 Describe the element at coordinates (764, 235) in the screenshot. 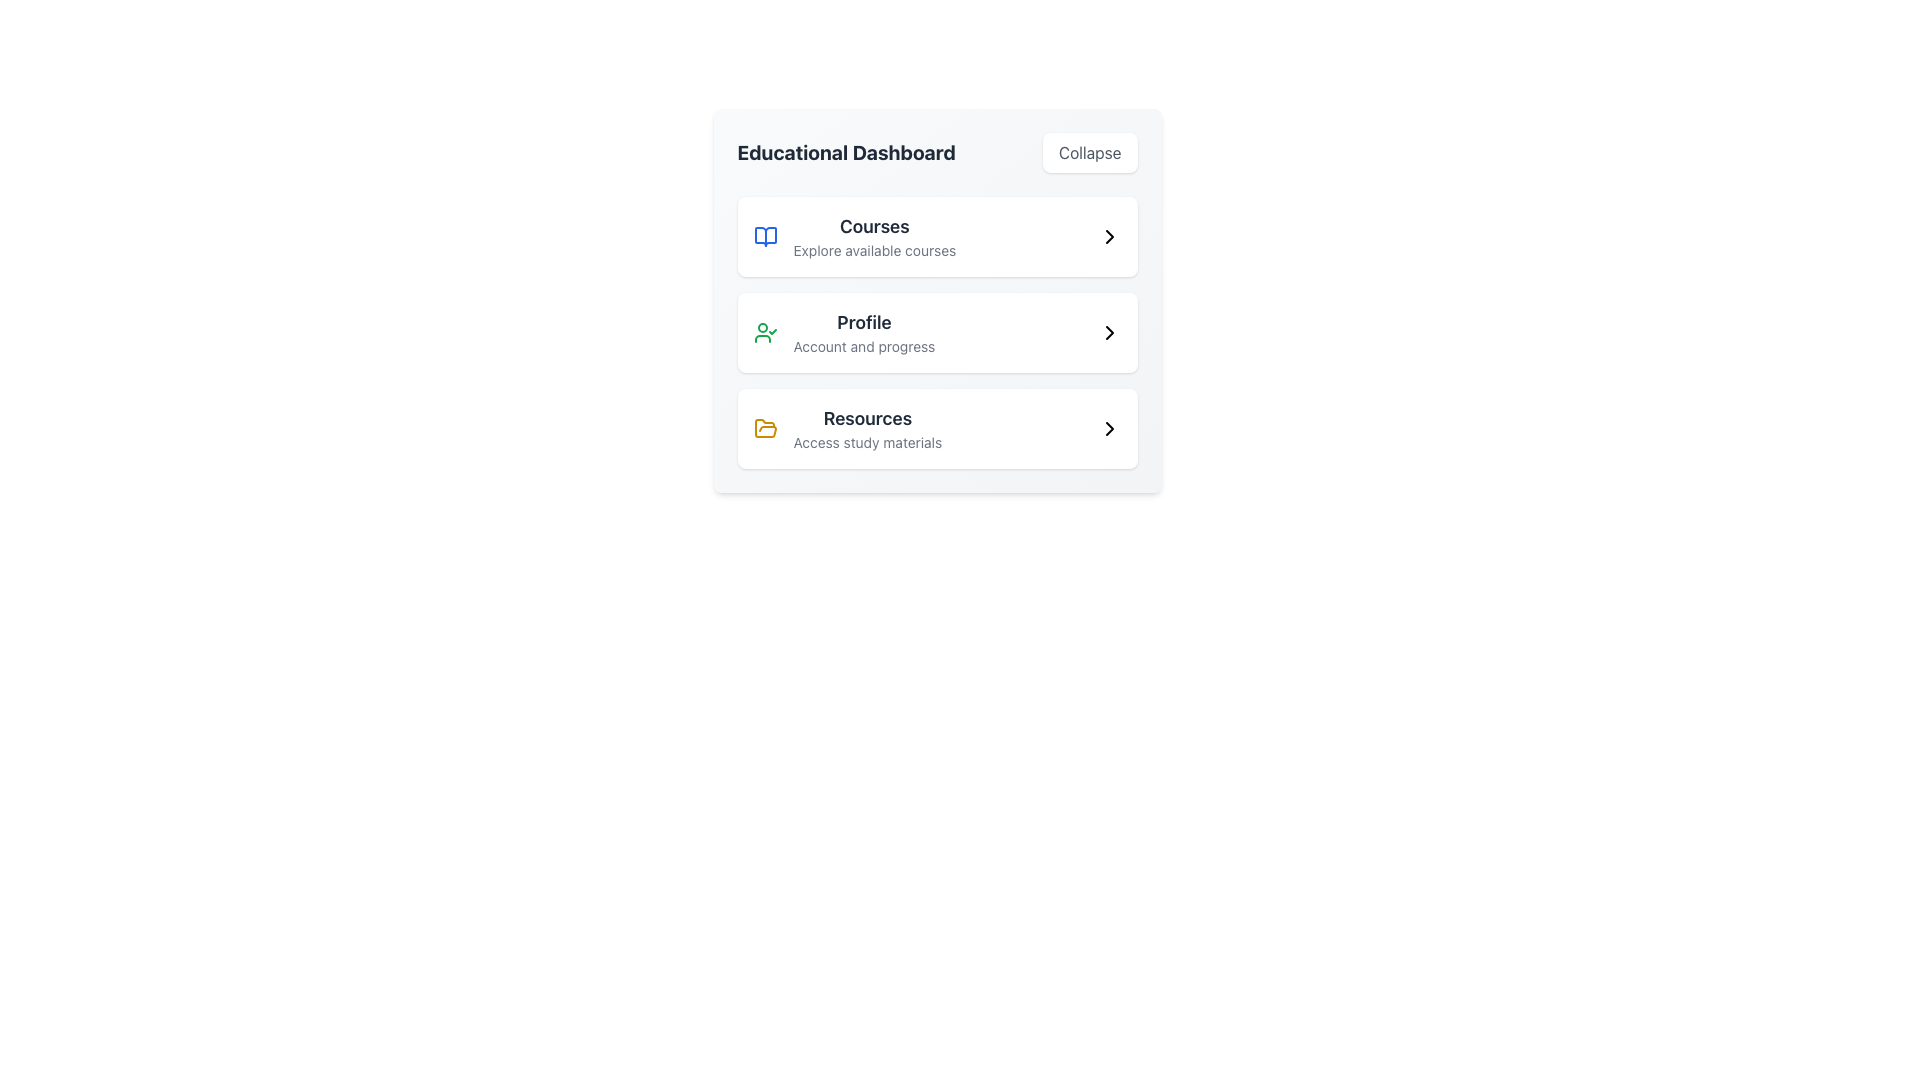

I see `the 'Courses' icon located in the top-left corner of the educational dashboard` at that location.